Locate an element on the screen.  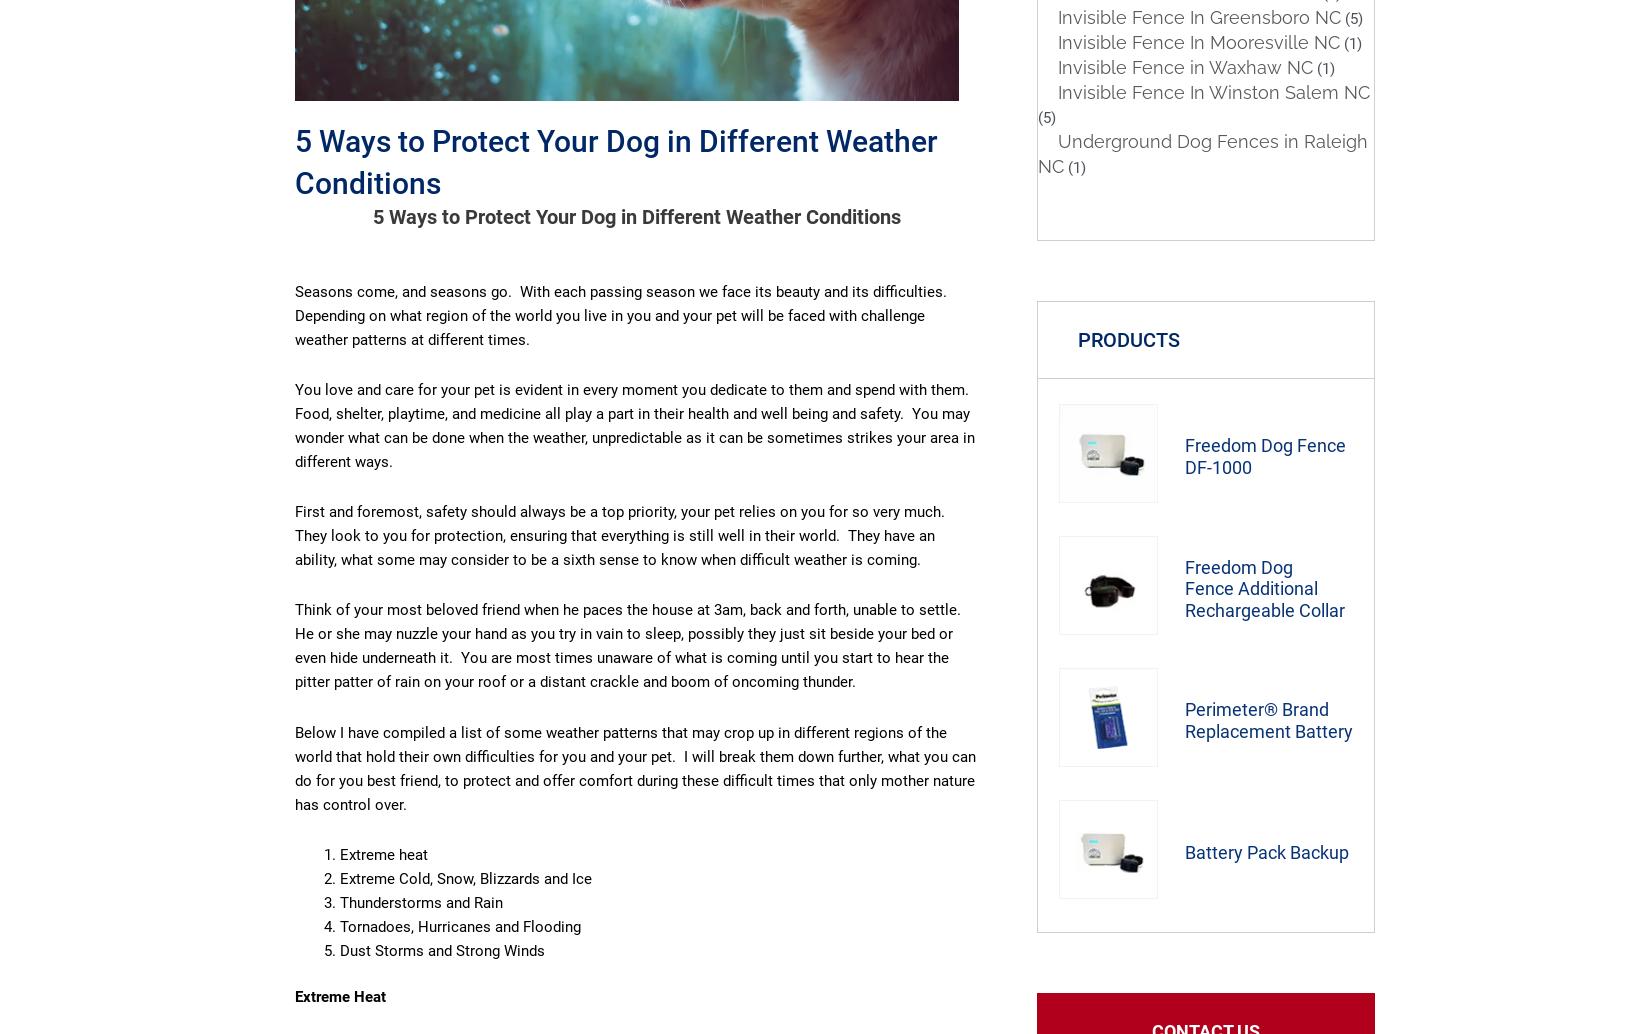
'Dust Storms and Strong Winds' is located at coordinates (441, 949).